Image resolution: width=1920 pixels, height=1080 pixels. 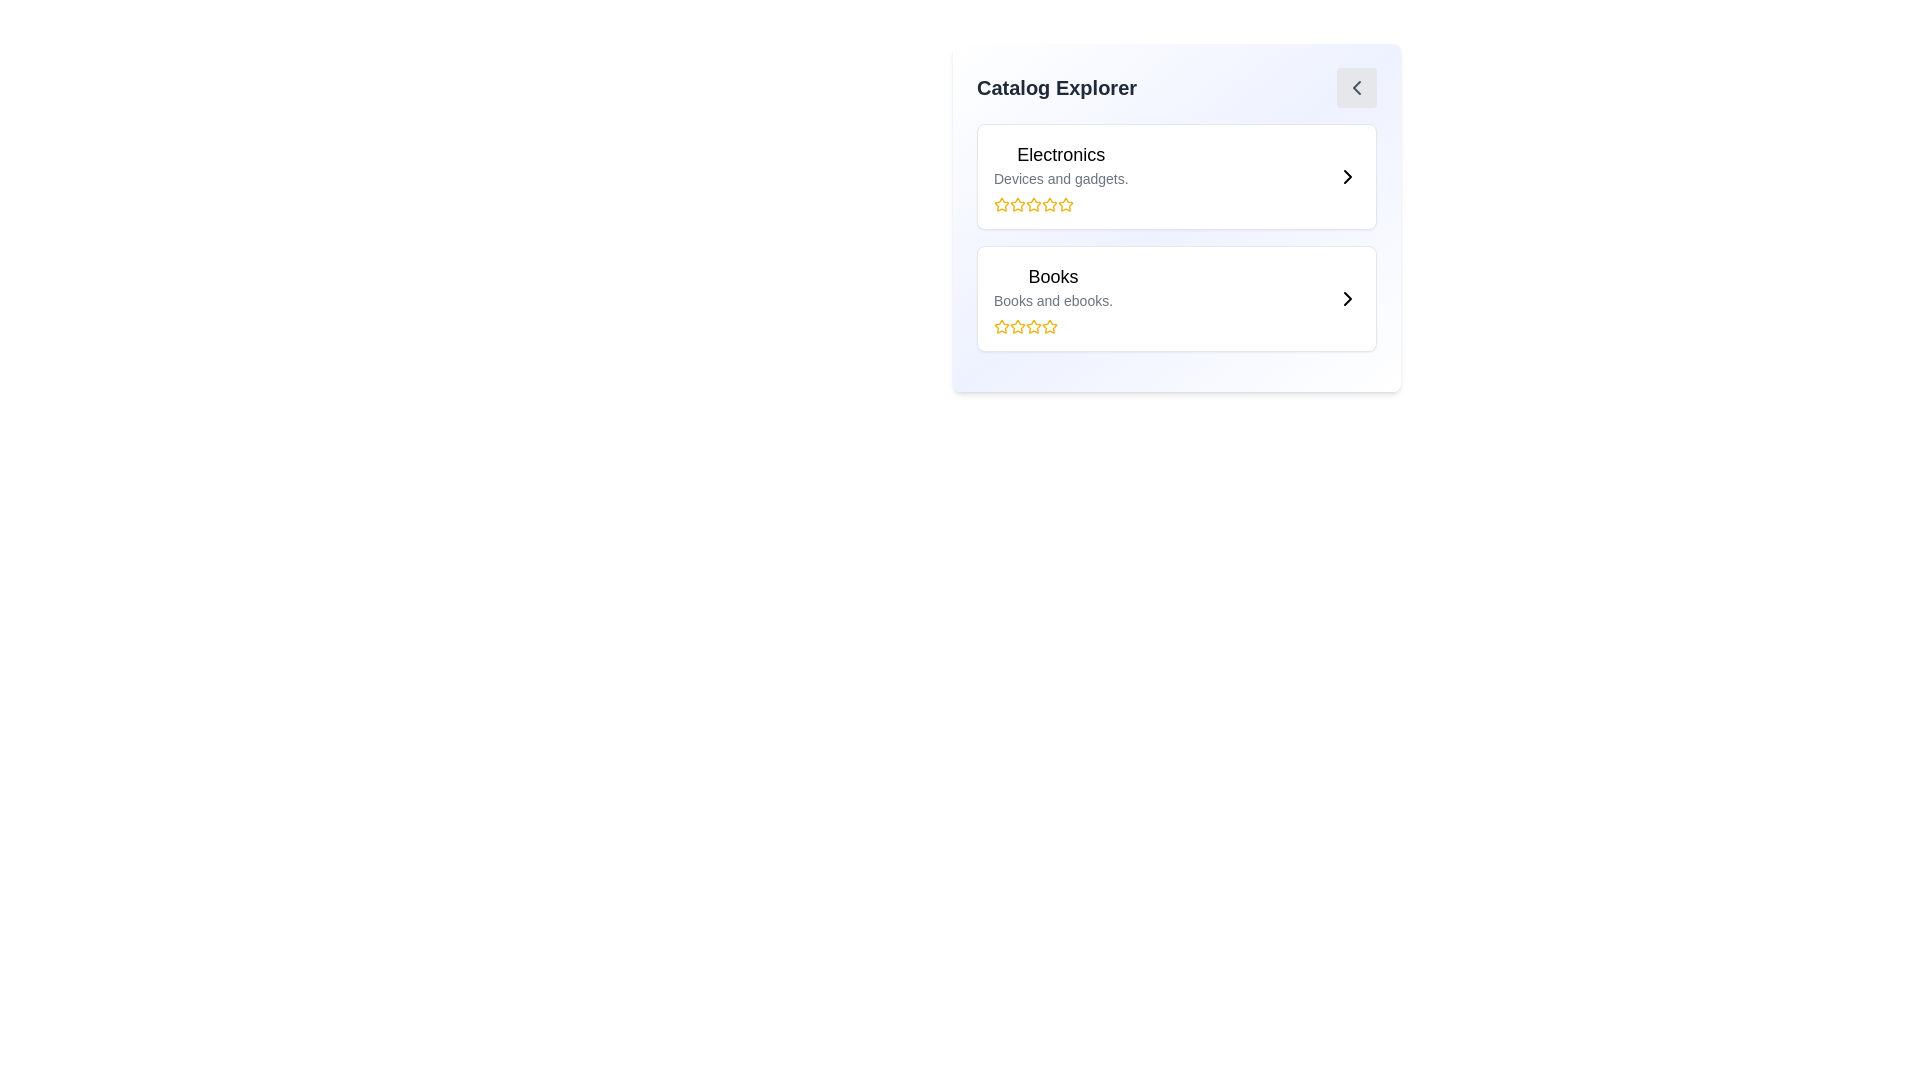 I want to click on the second star in the sequence of five rating stars under the 'Electronics' section in the 'Catalog Explorer' interface, so click(x=1033, y=204).